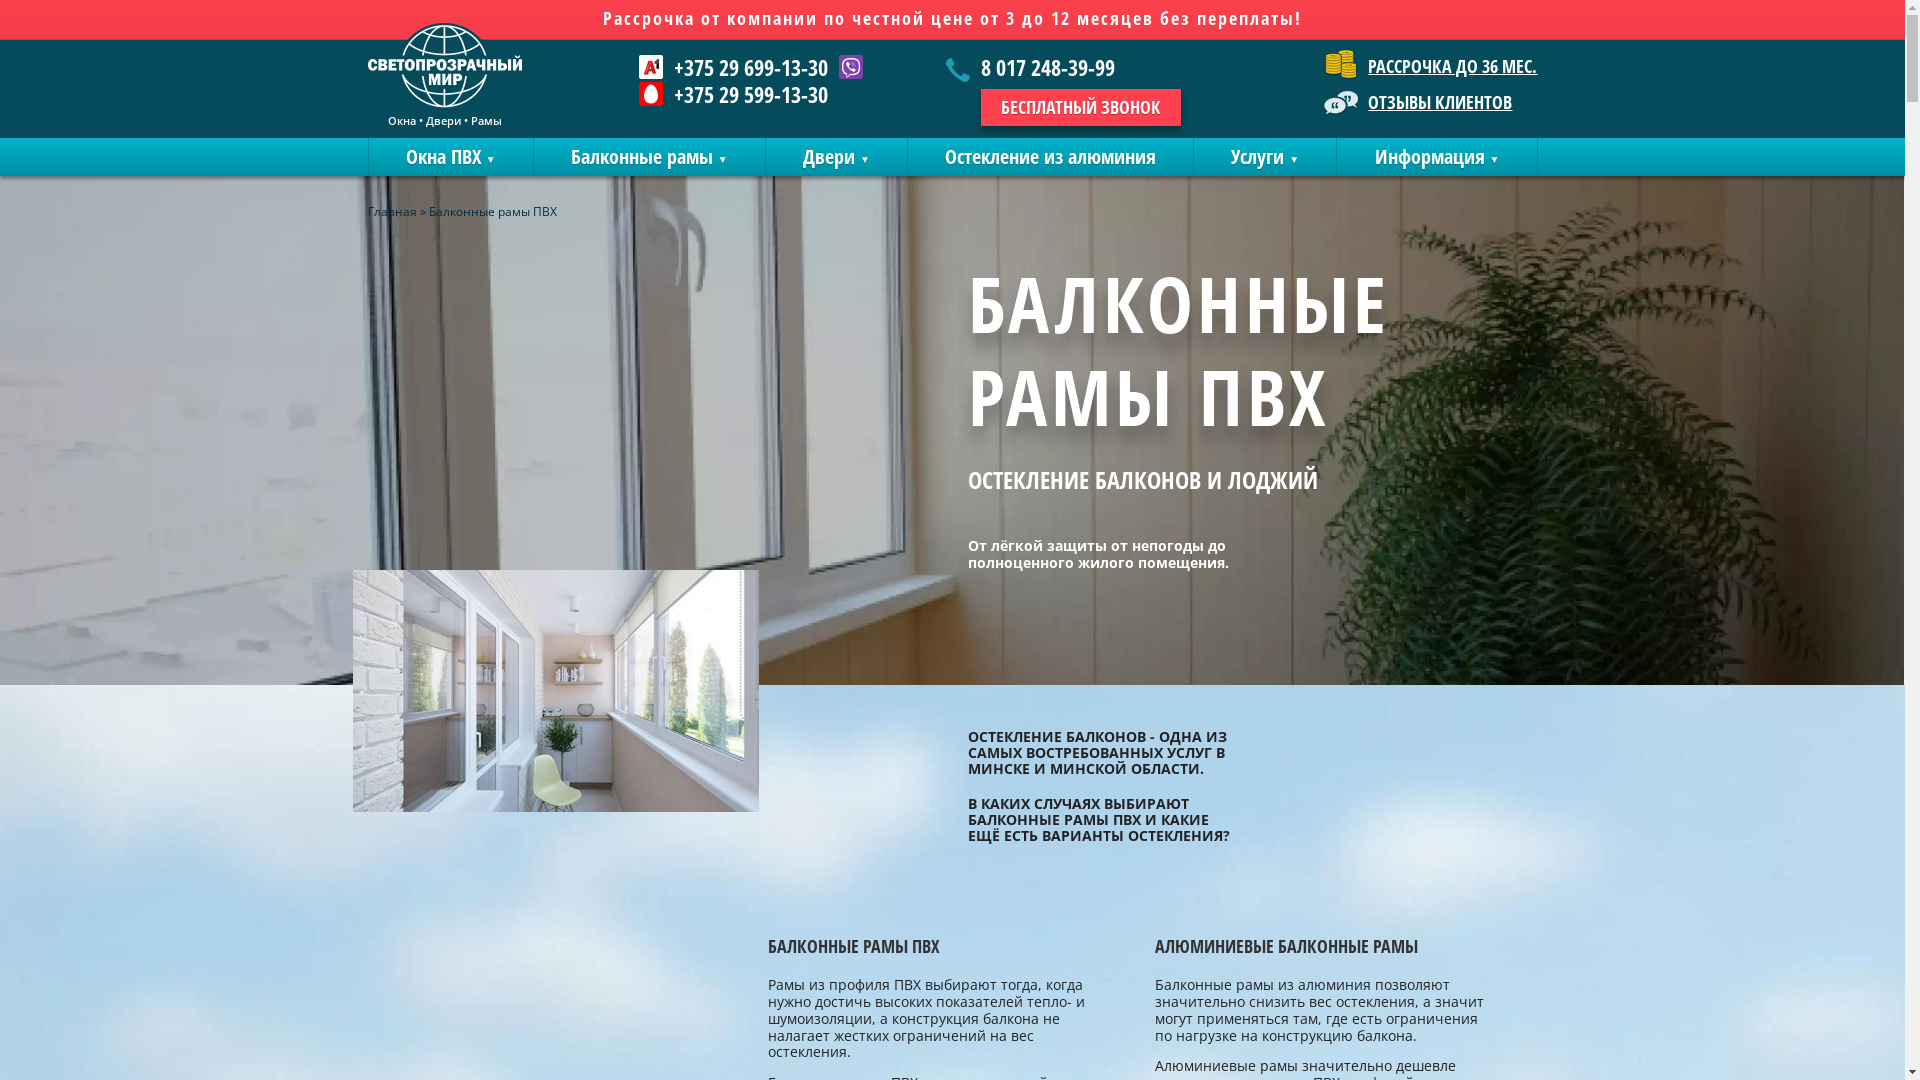  Describe the element at coordinates (673, 93) in the screenshot. I see `'+375 29 599-13-30'` at that location.